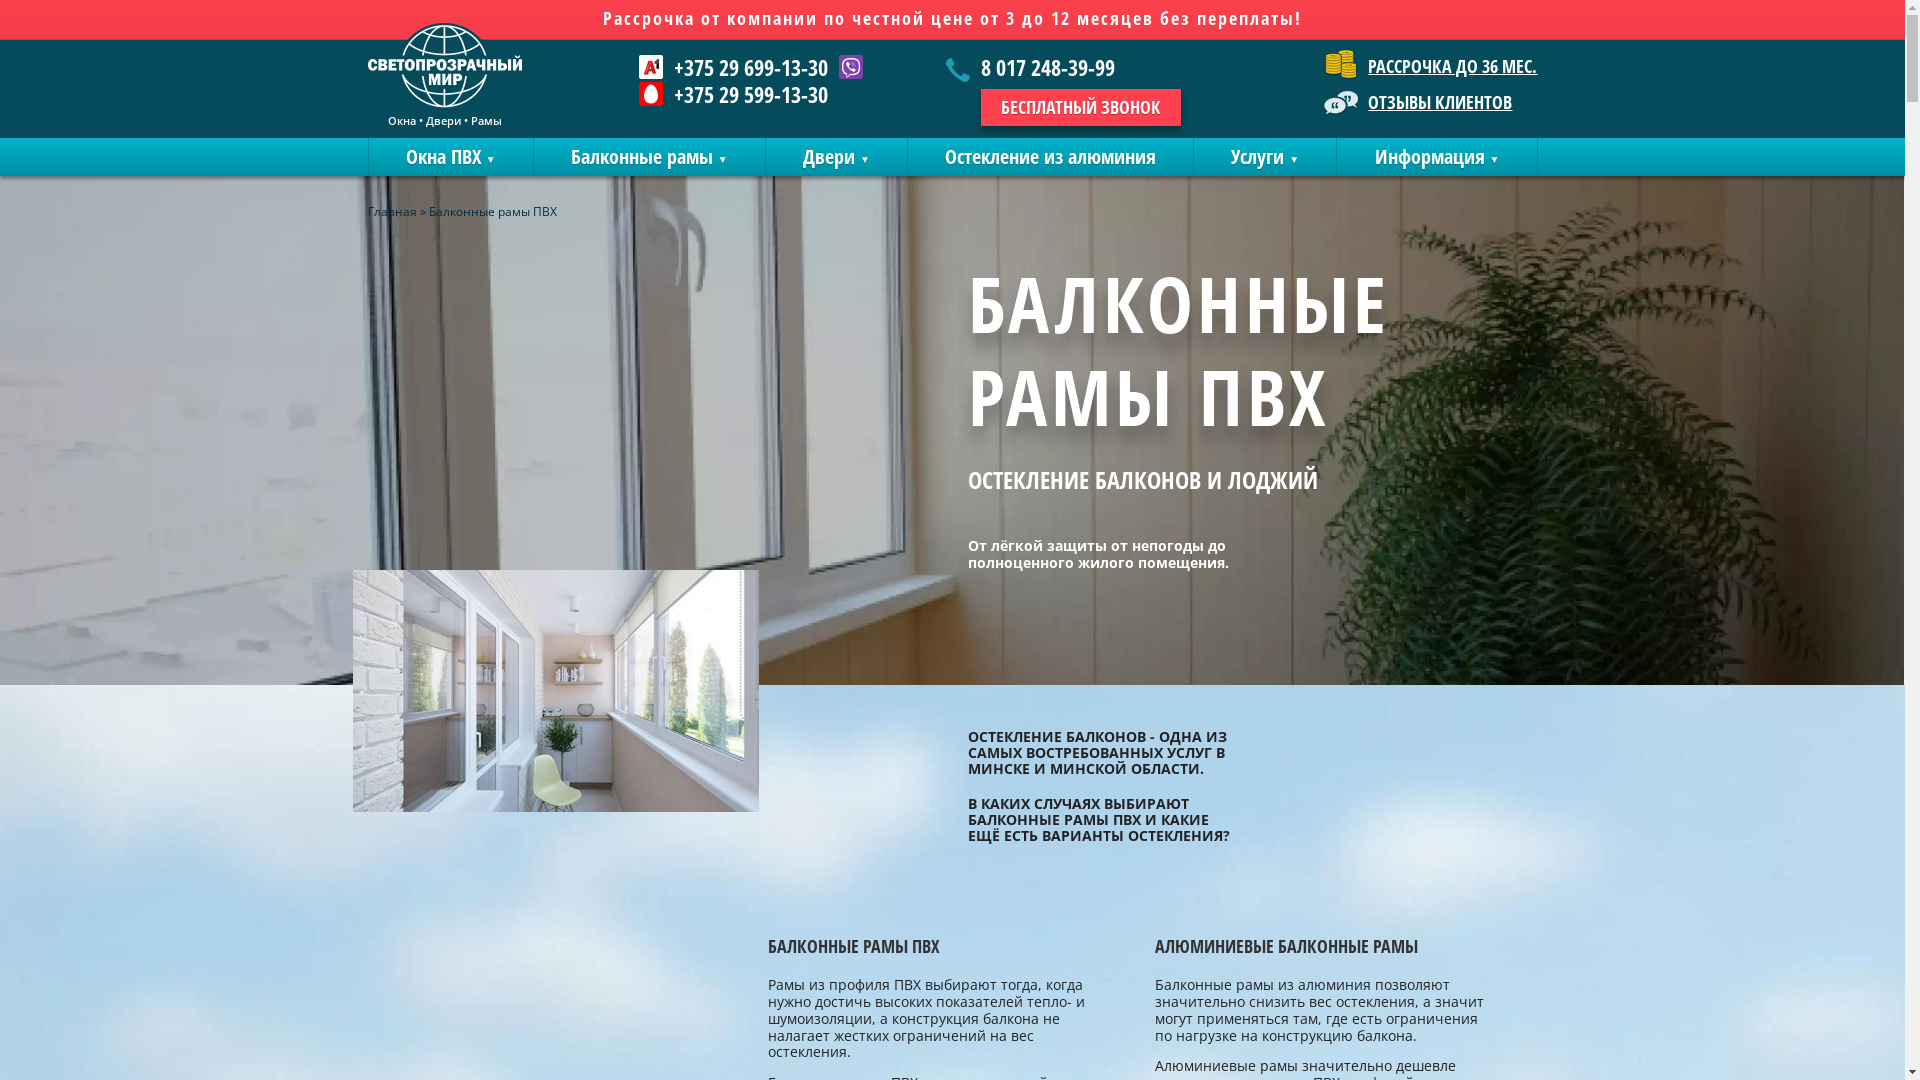  Describe the element at coordinates (673, 93) in the screenshot. I see `'+375 29 599-13-30'` at that location.